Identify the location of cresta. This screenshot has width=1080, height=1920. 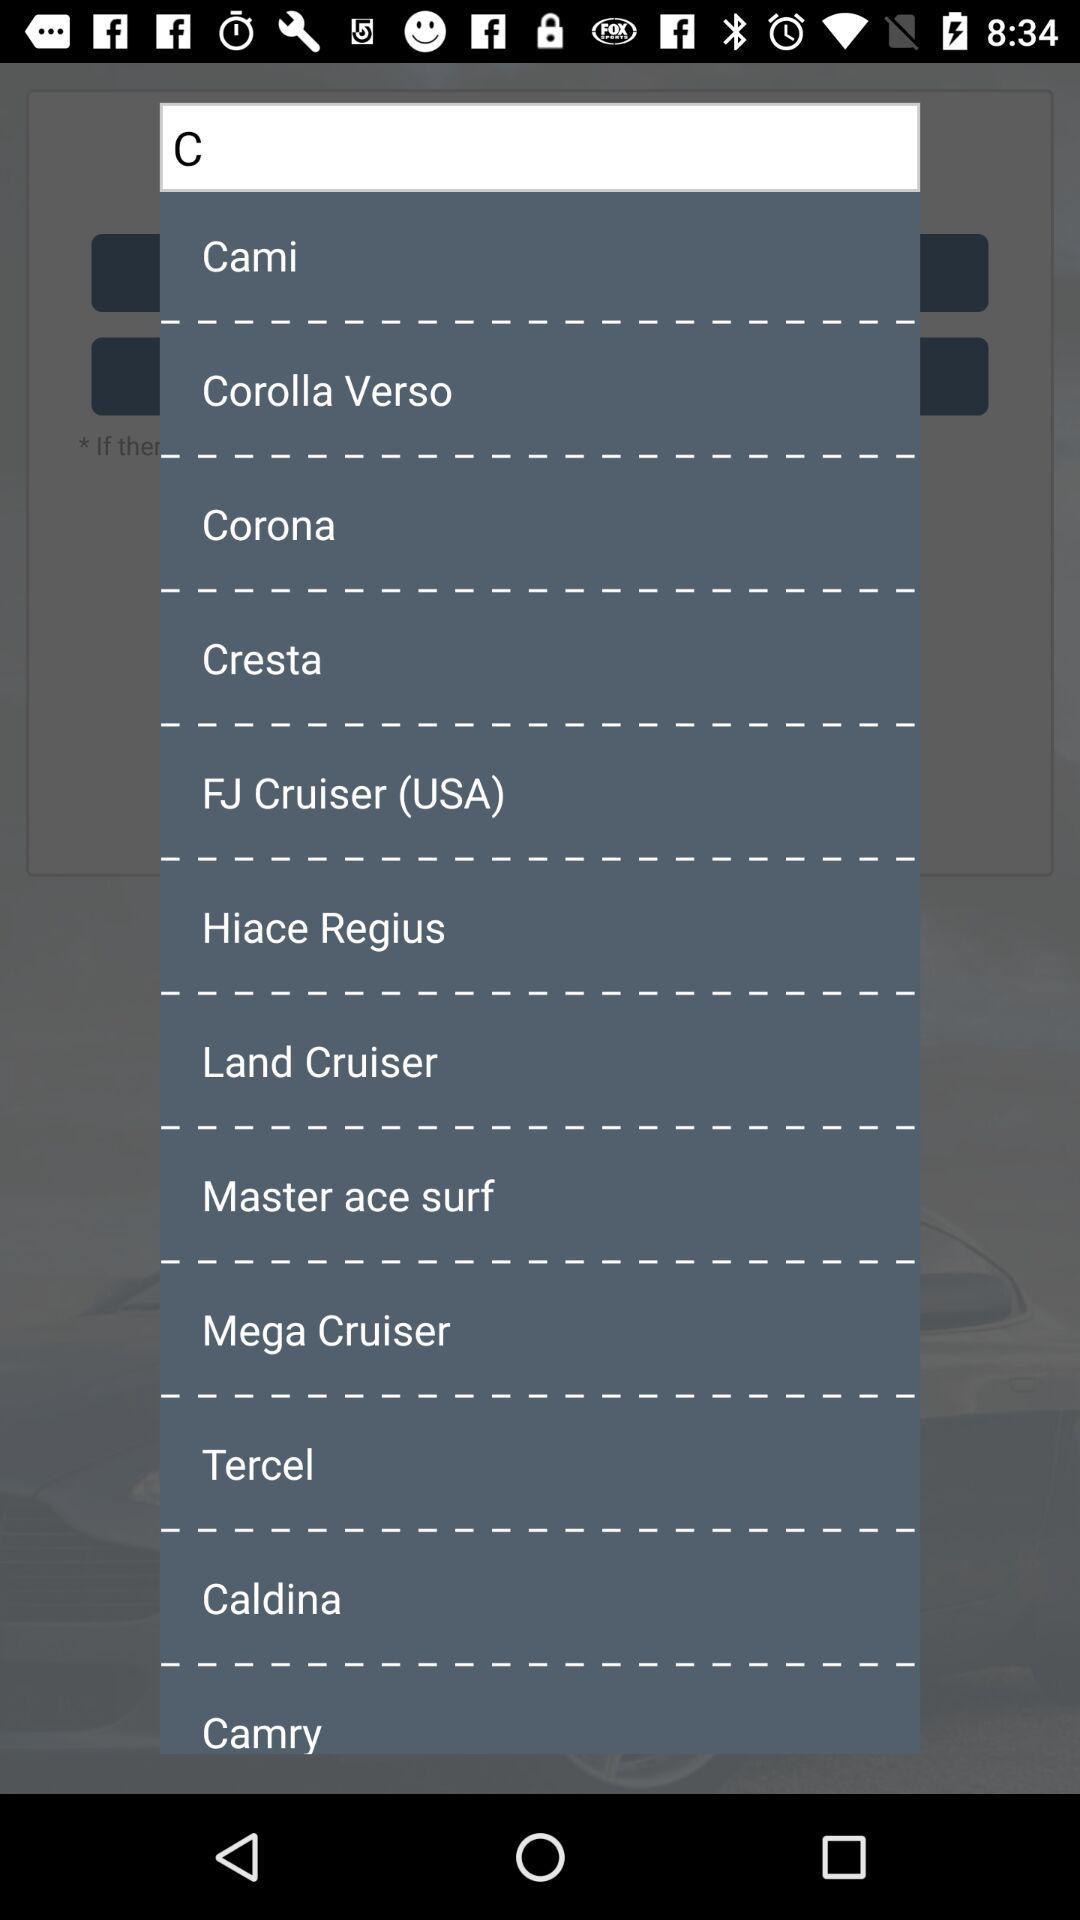
(540, 657).